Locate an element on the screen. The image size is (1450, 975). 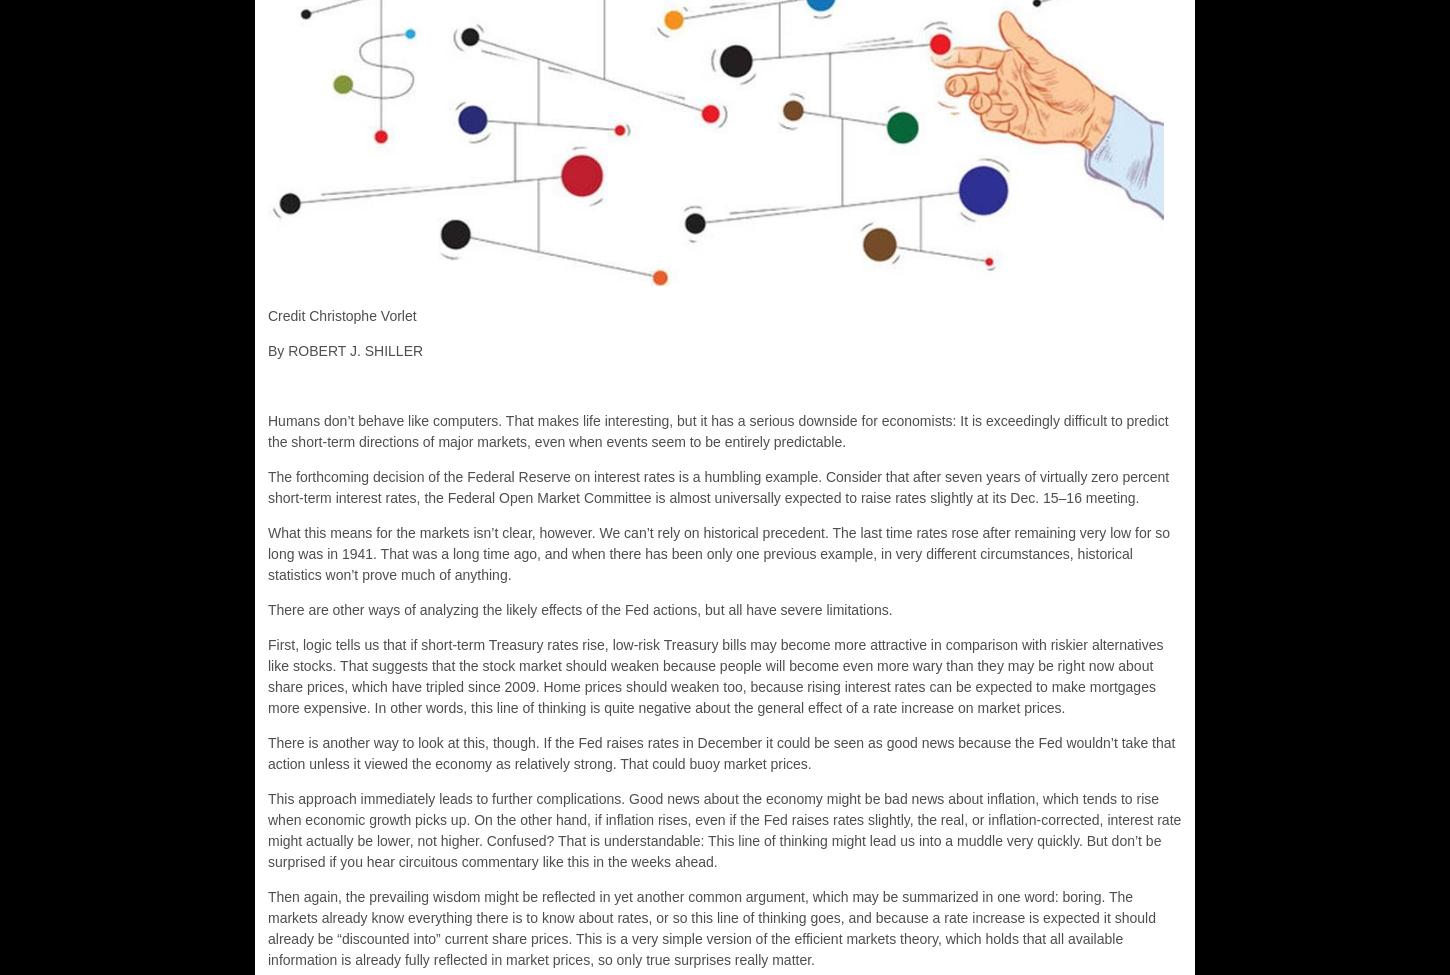
'Credit Christophe Vorlet' is located at coordinates (342, 314).